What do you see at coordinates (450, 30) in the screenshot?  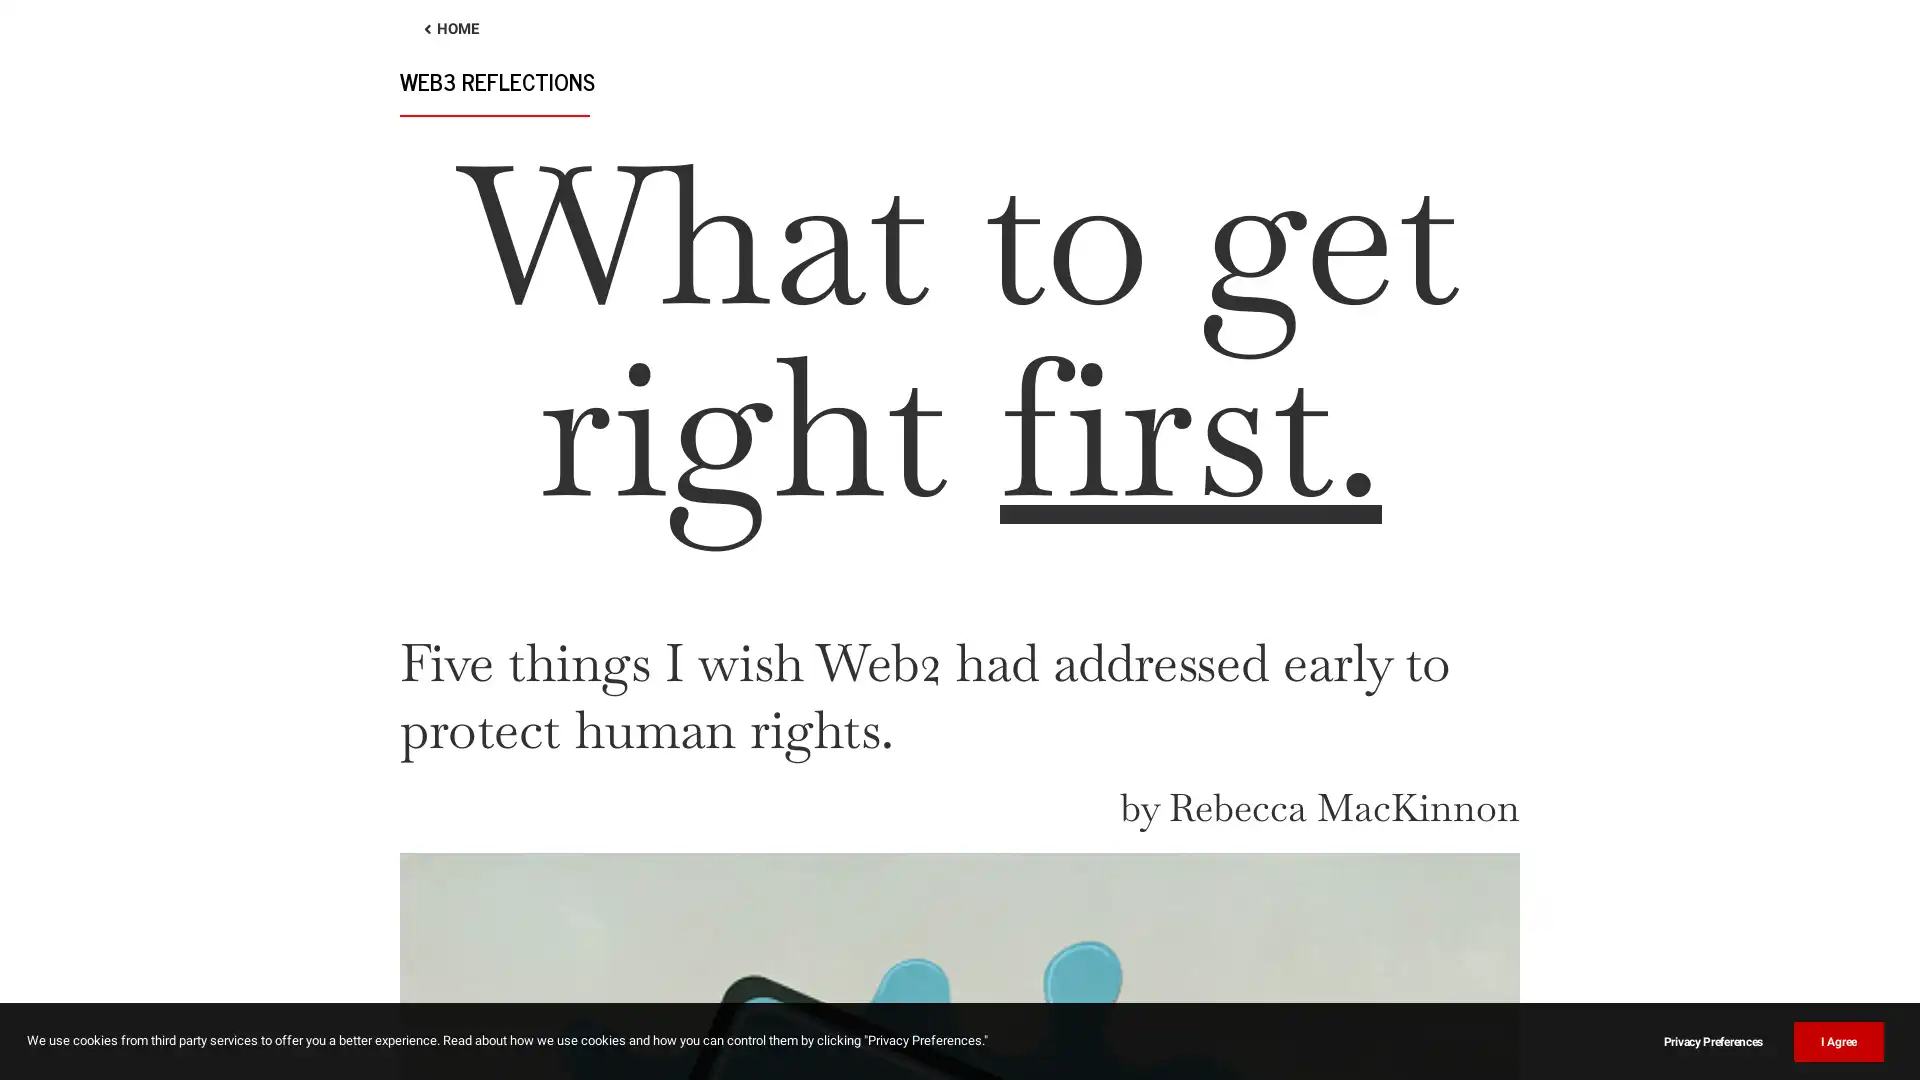 I see `HOME` at bounding box center [450, 30].